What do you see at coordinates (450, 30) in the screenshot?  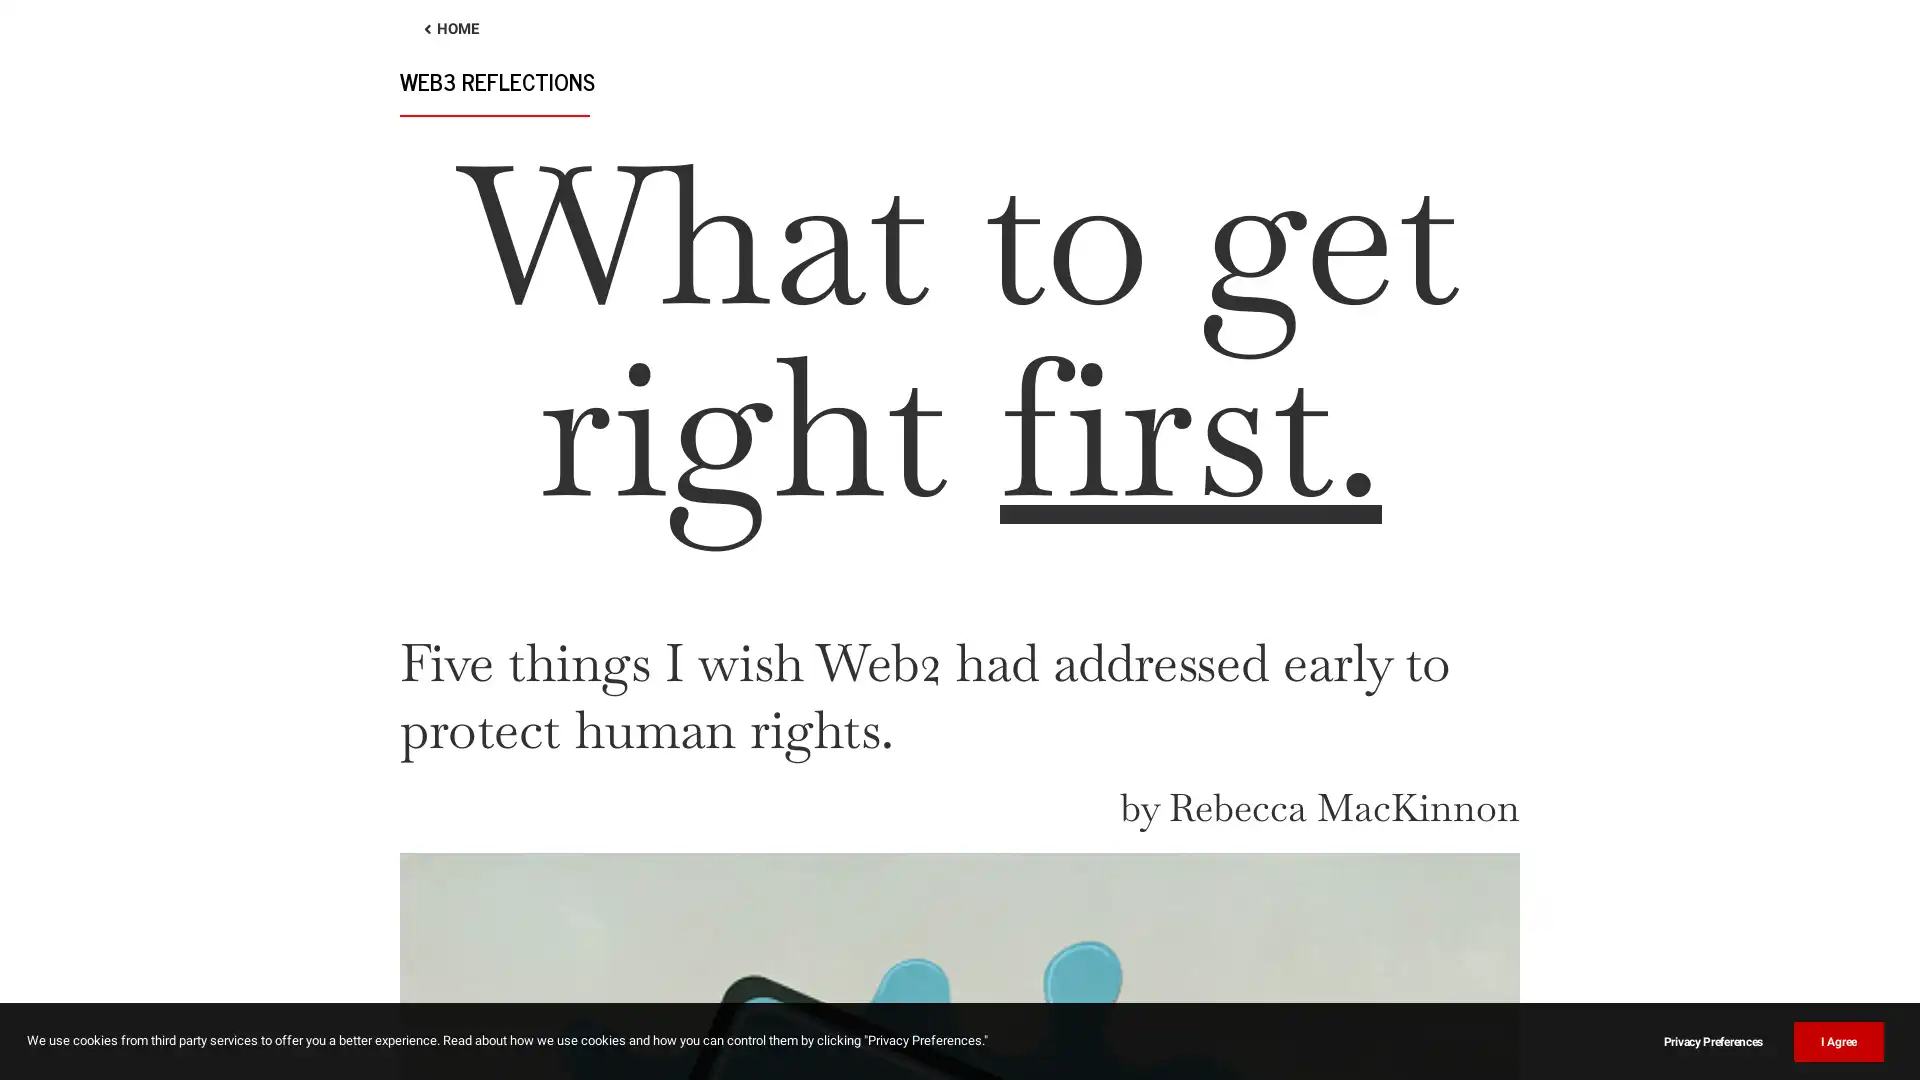 I see `HOME` at bounding box center [450, 30].